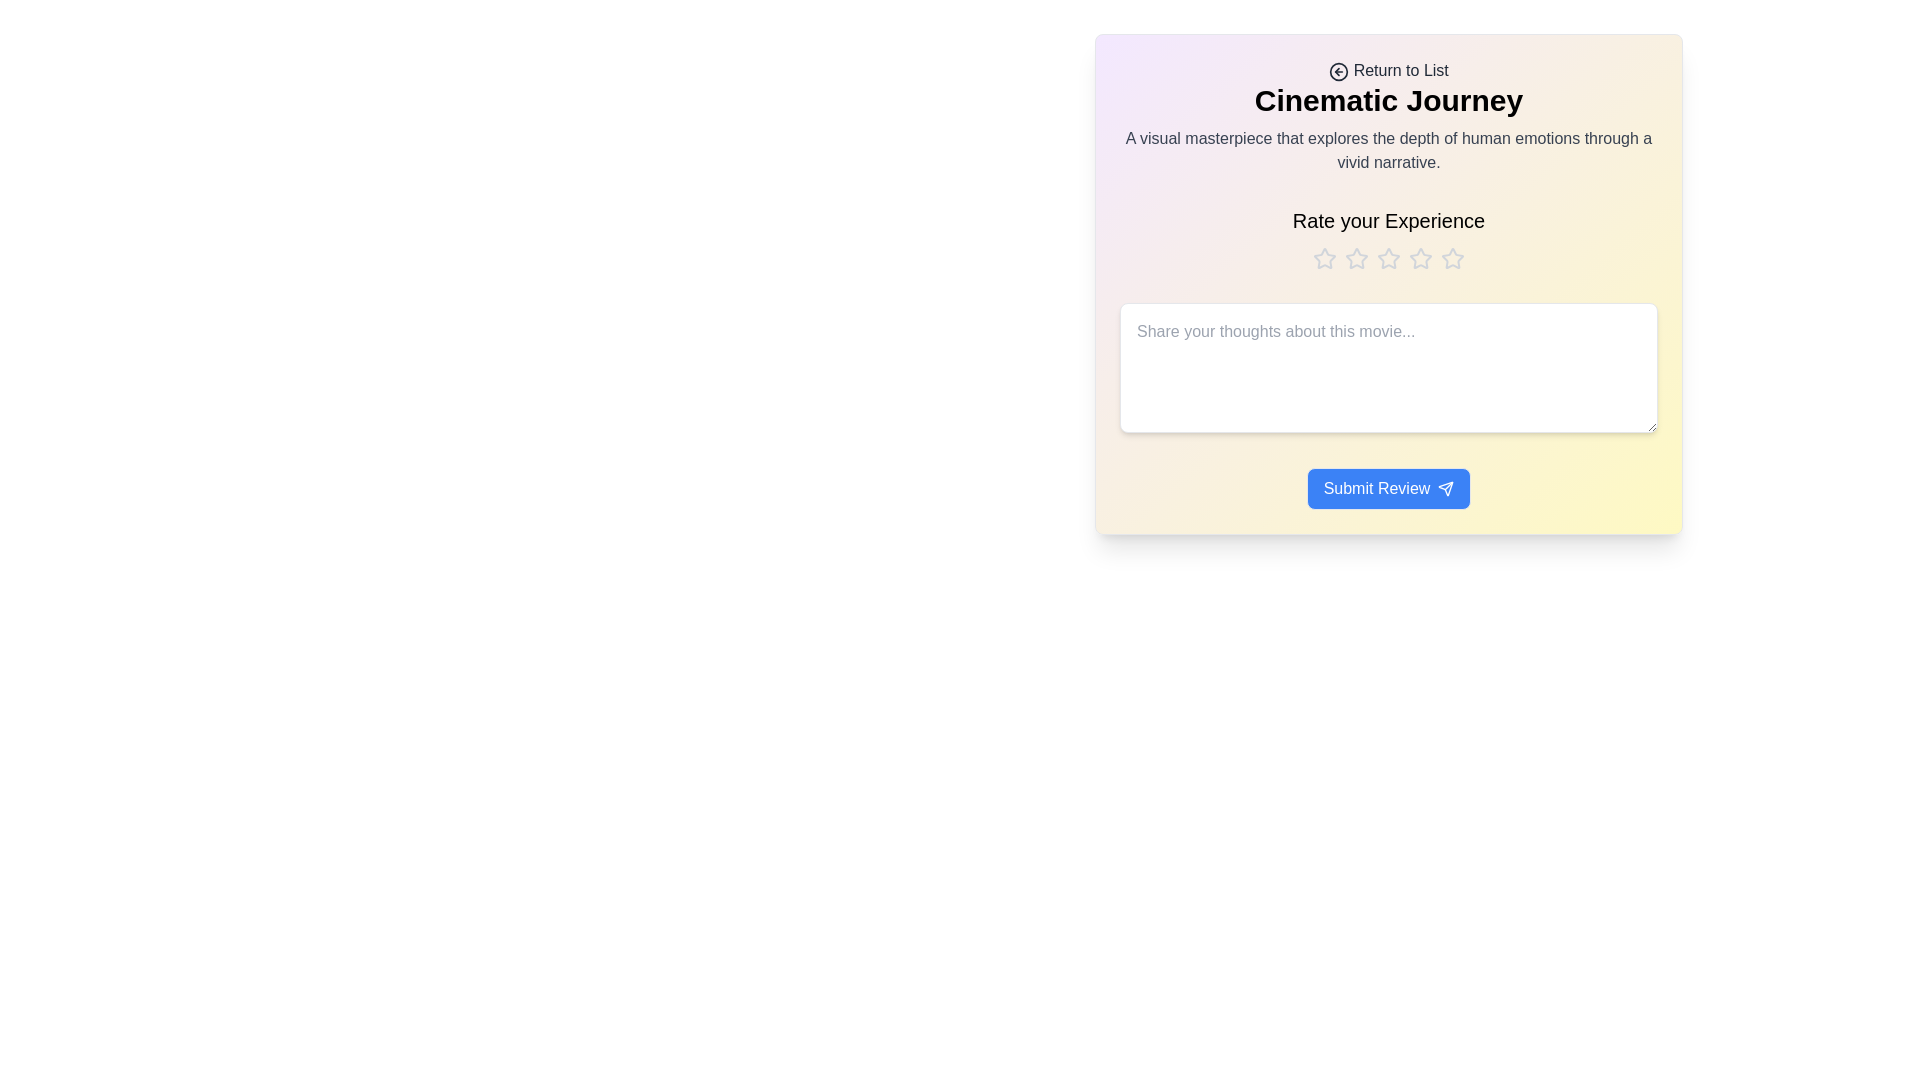  I want to click on the first star icon in the star rating component, so click(1324, 257).